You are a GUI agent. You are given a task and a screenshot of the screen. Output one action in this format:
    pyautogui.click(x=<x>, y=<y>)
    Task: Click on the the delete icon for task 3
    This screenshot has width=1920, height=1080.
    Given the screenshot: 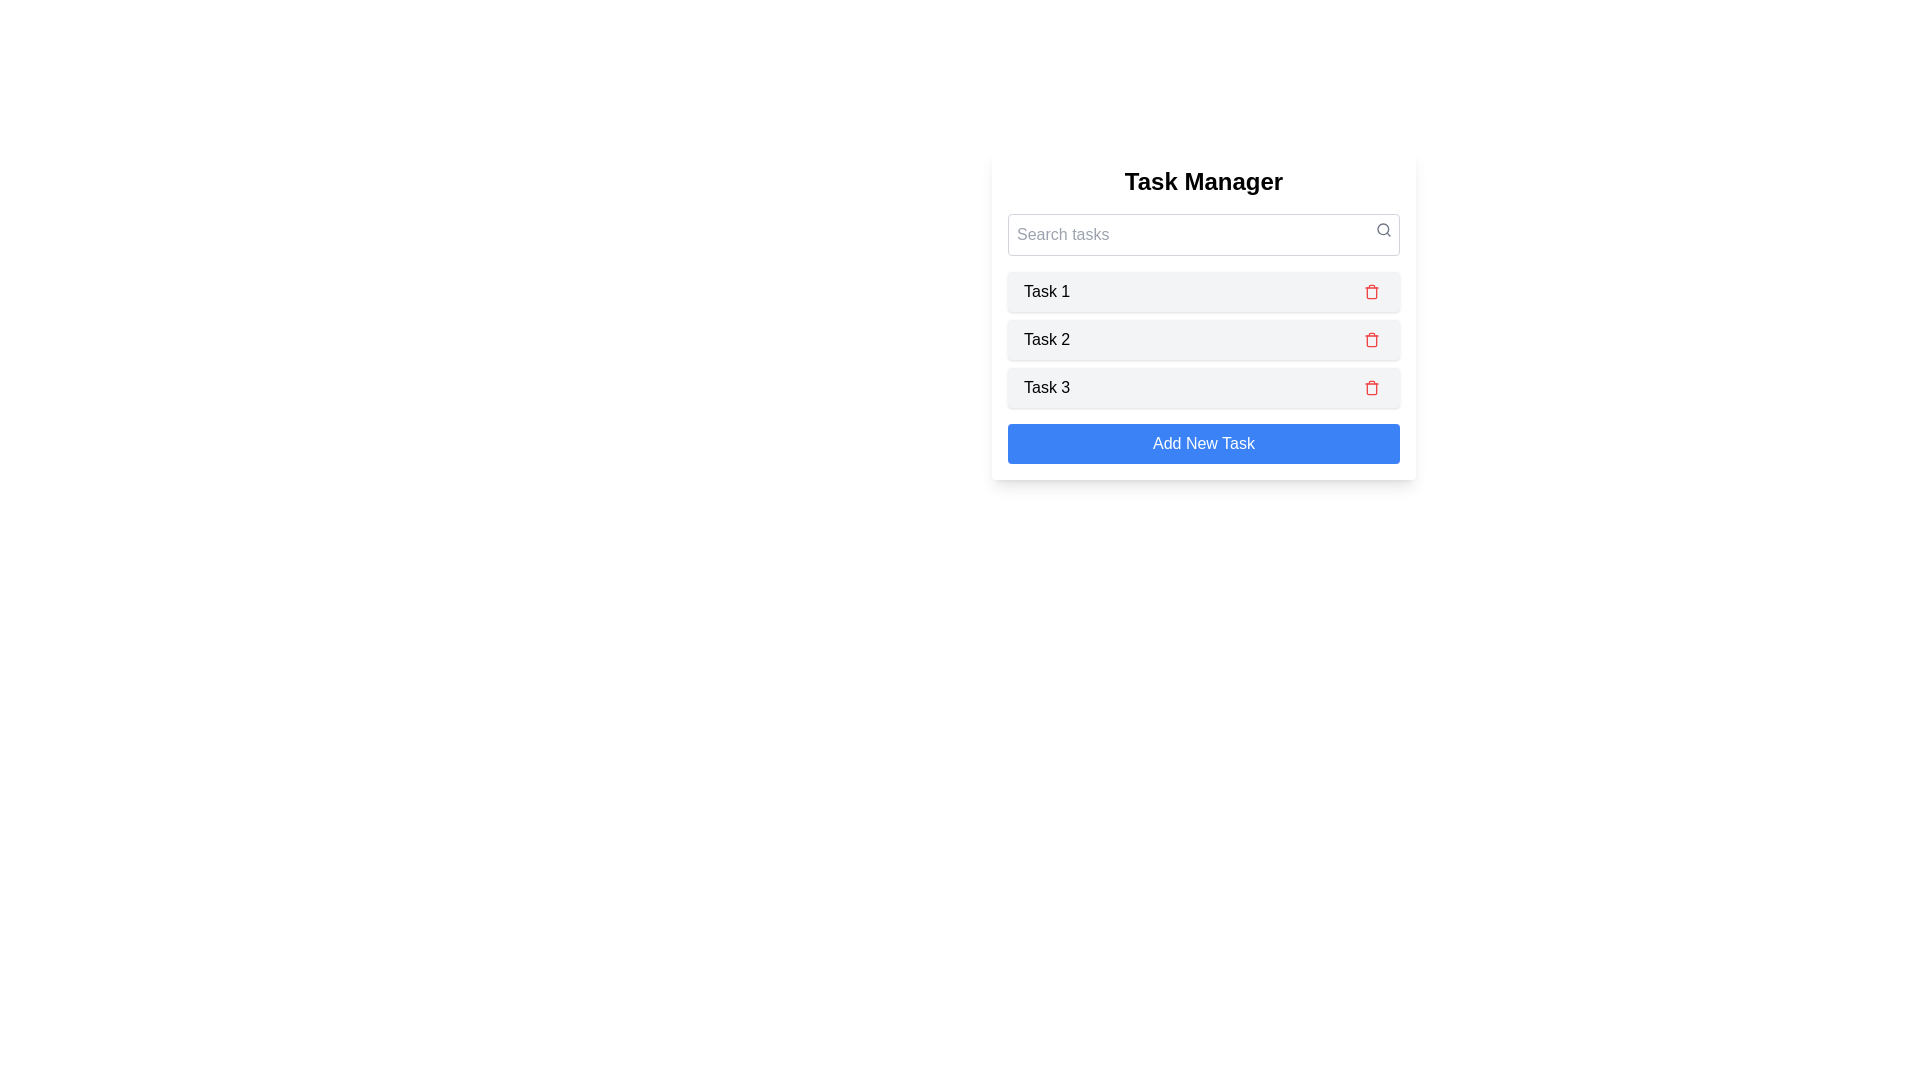 What is the action you would take?
    pyautogui.click(x=1371, y=388)
    